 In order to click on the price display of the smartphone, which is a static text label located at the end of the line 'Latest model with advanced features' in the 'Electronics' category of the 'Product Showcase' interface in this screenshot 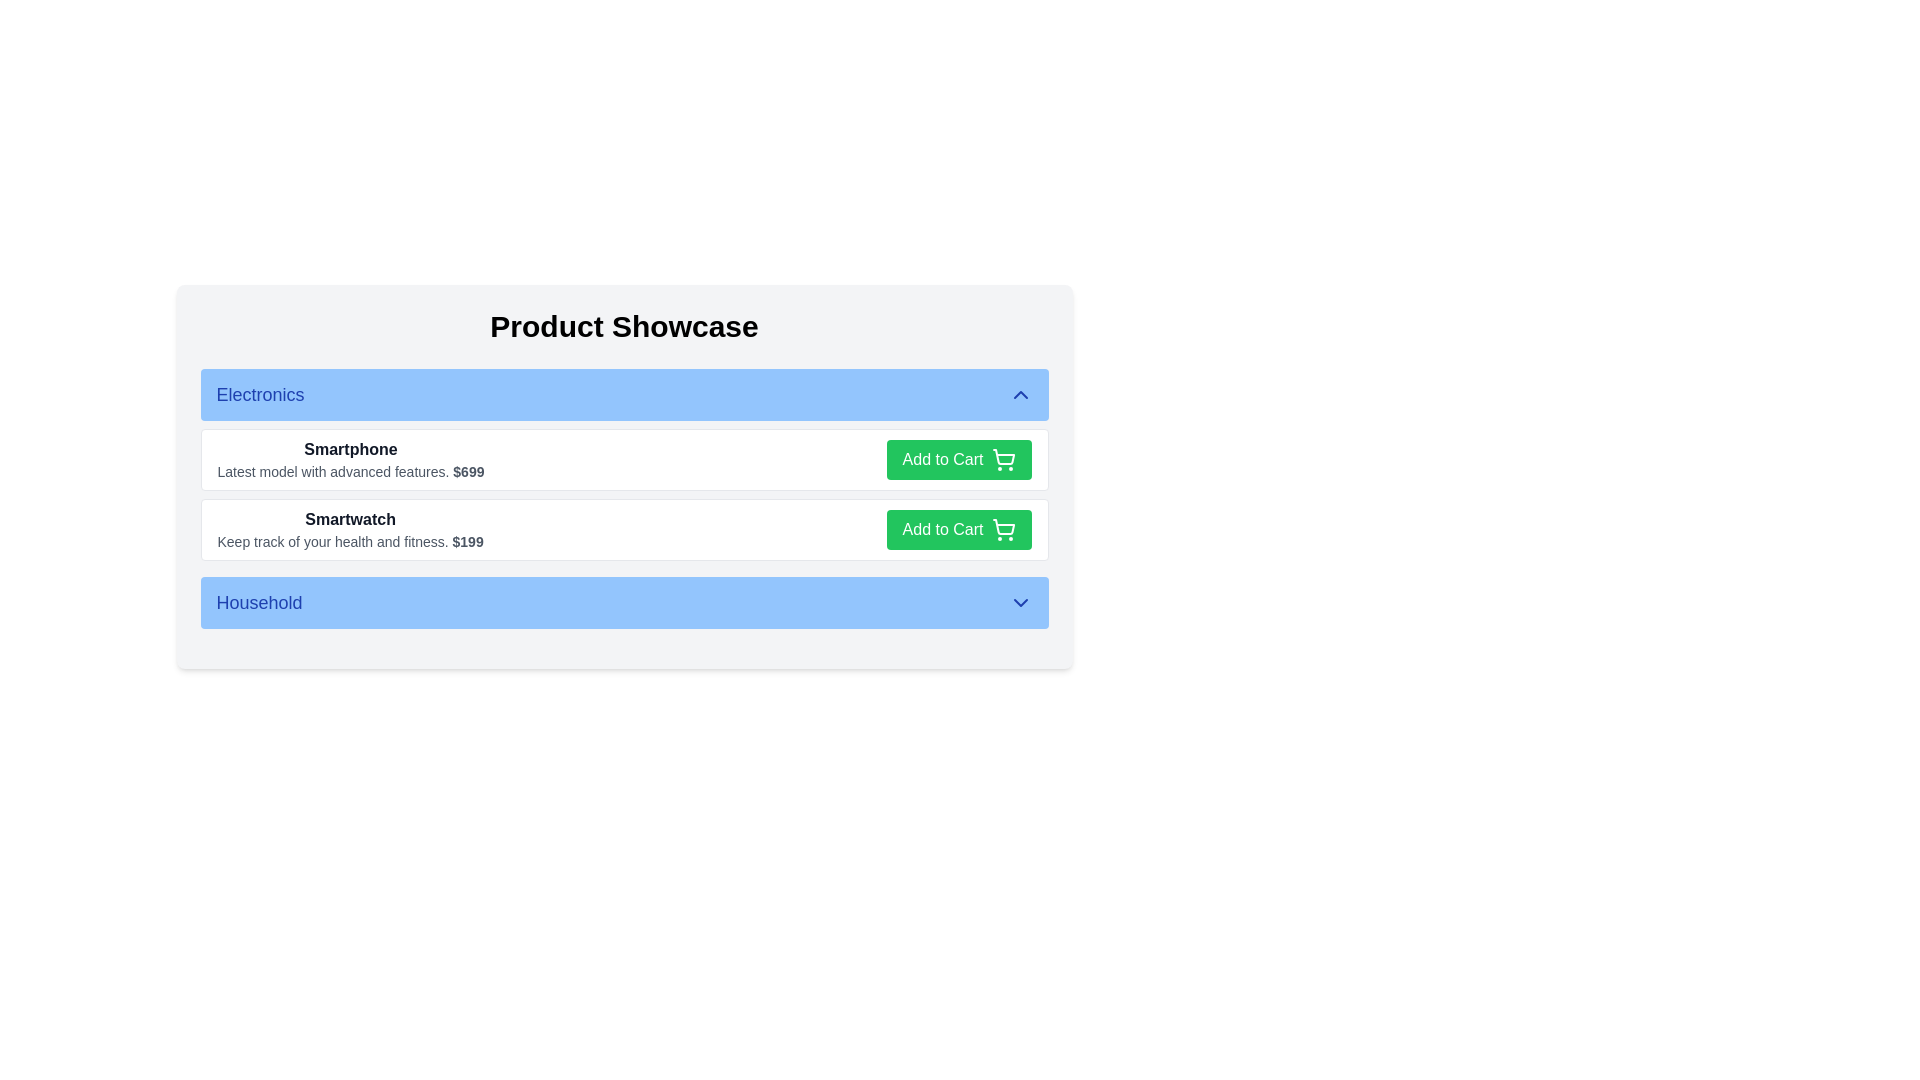, I will do `click(467, 471)`.